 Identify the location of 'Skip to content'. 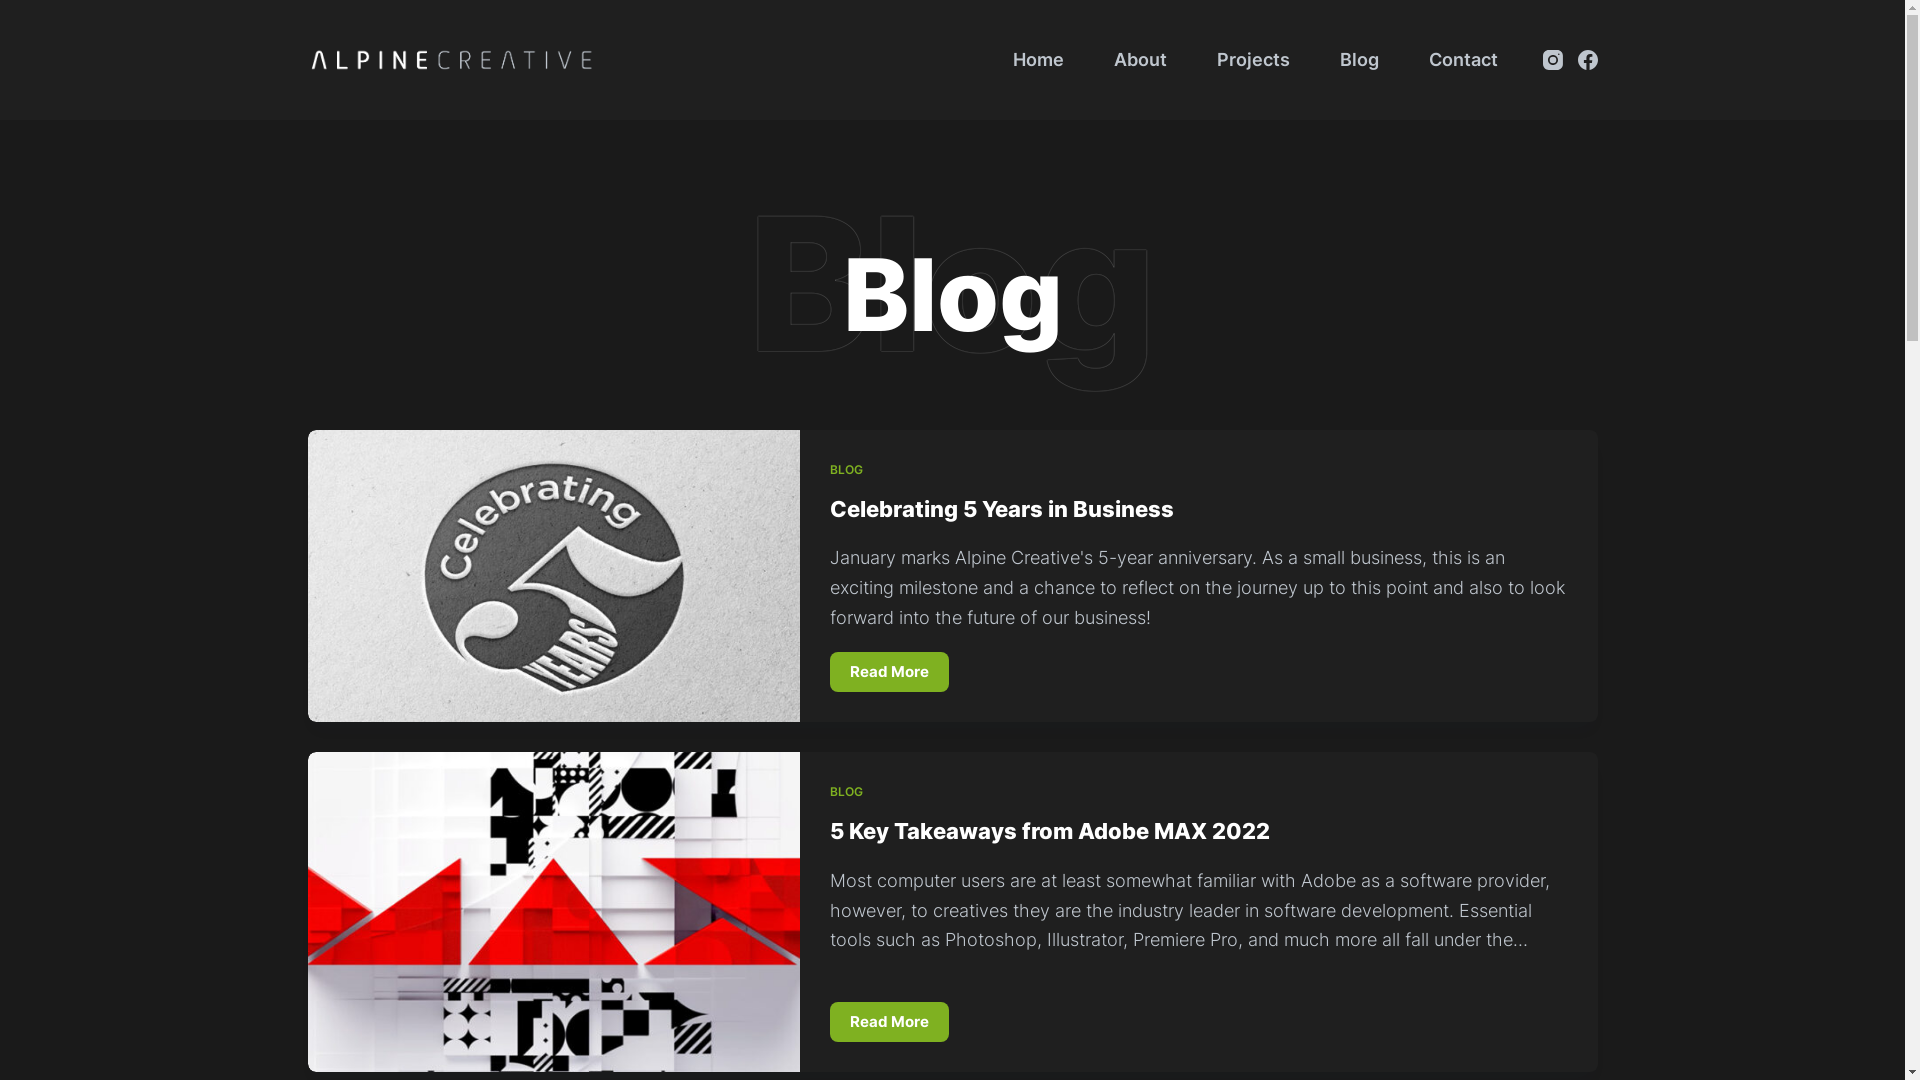
(0, 10).